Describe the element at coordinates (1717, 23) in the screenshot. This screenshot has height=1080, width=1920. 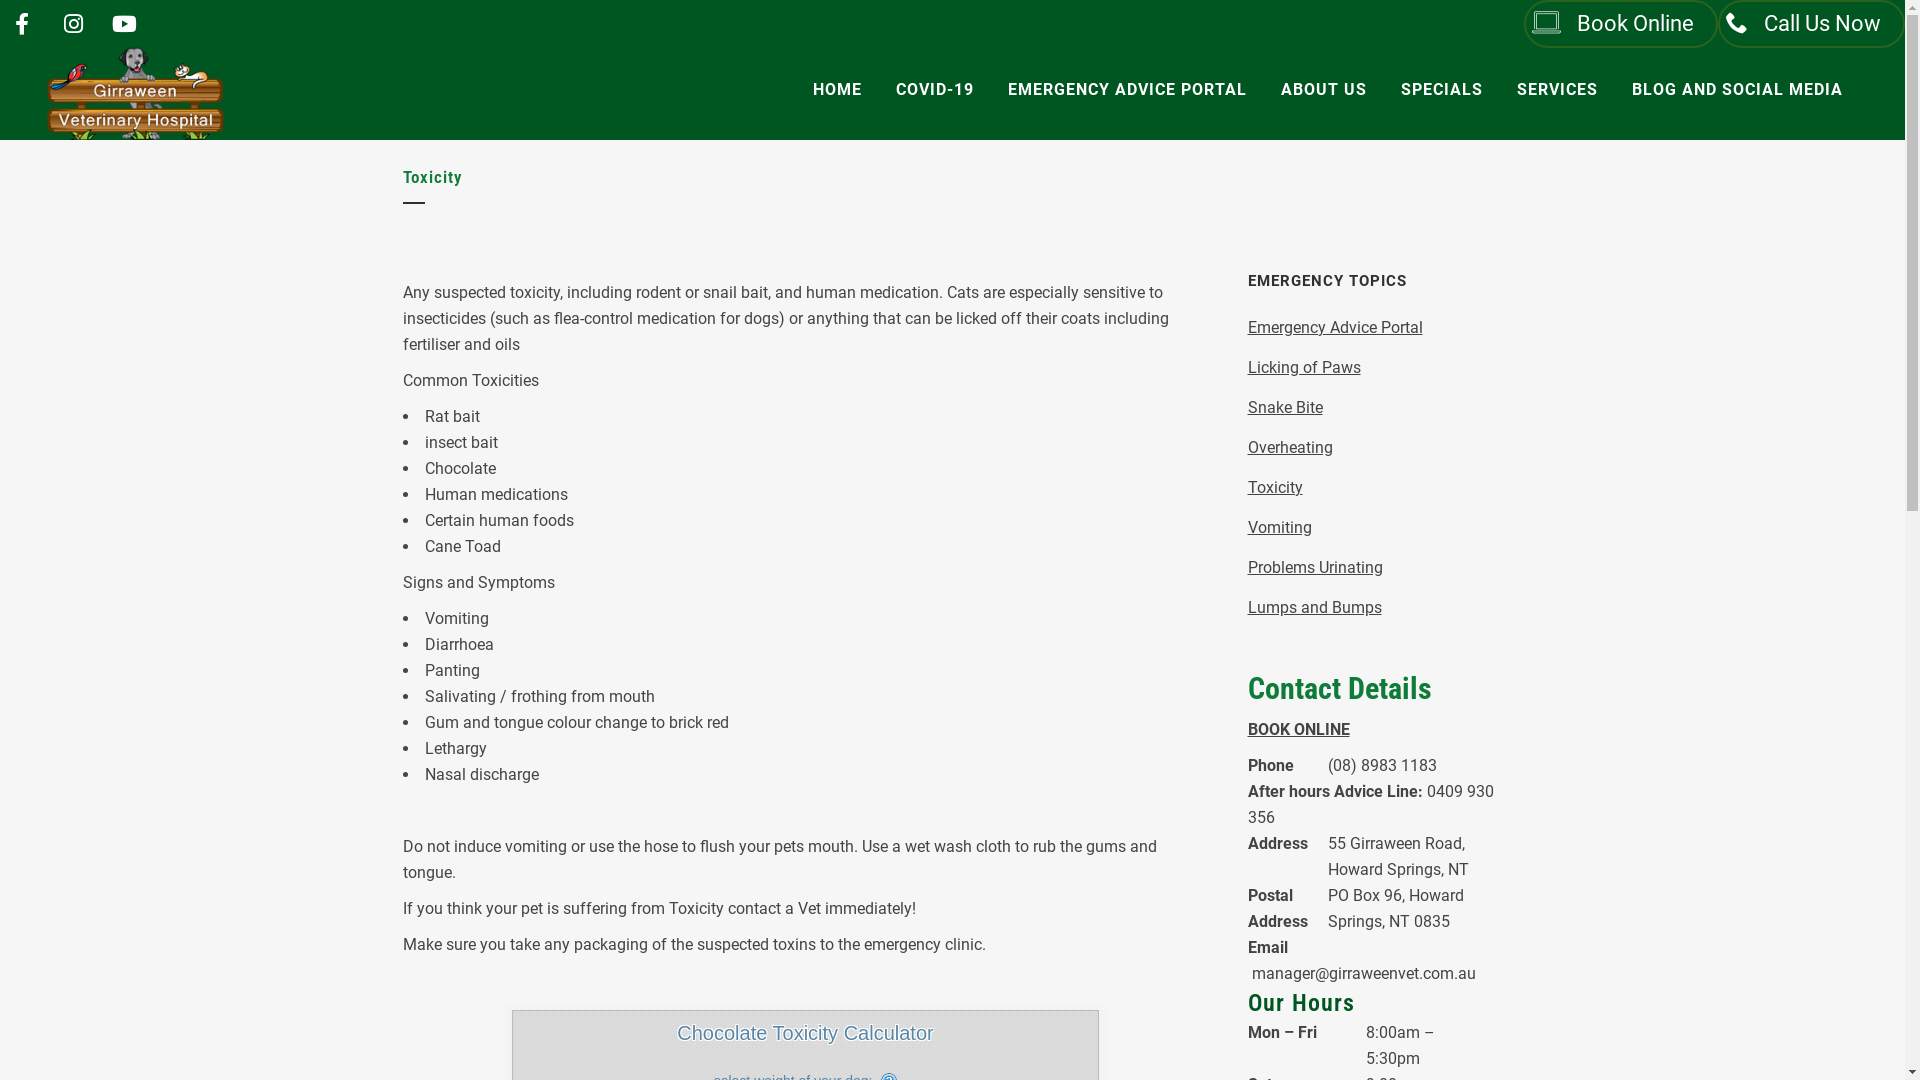
I see `'Call Us Now'` at that location.